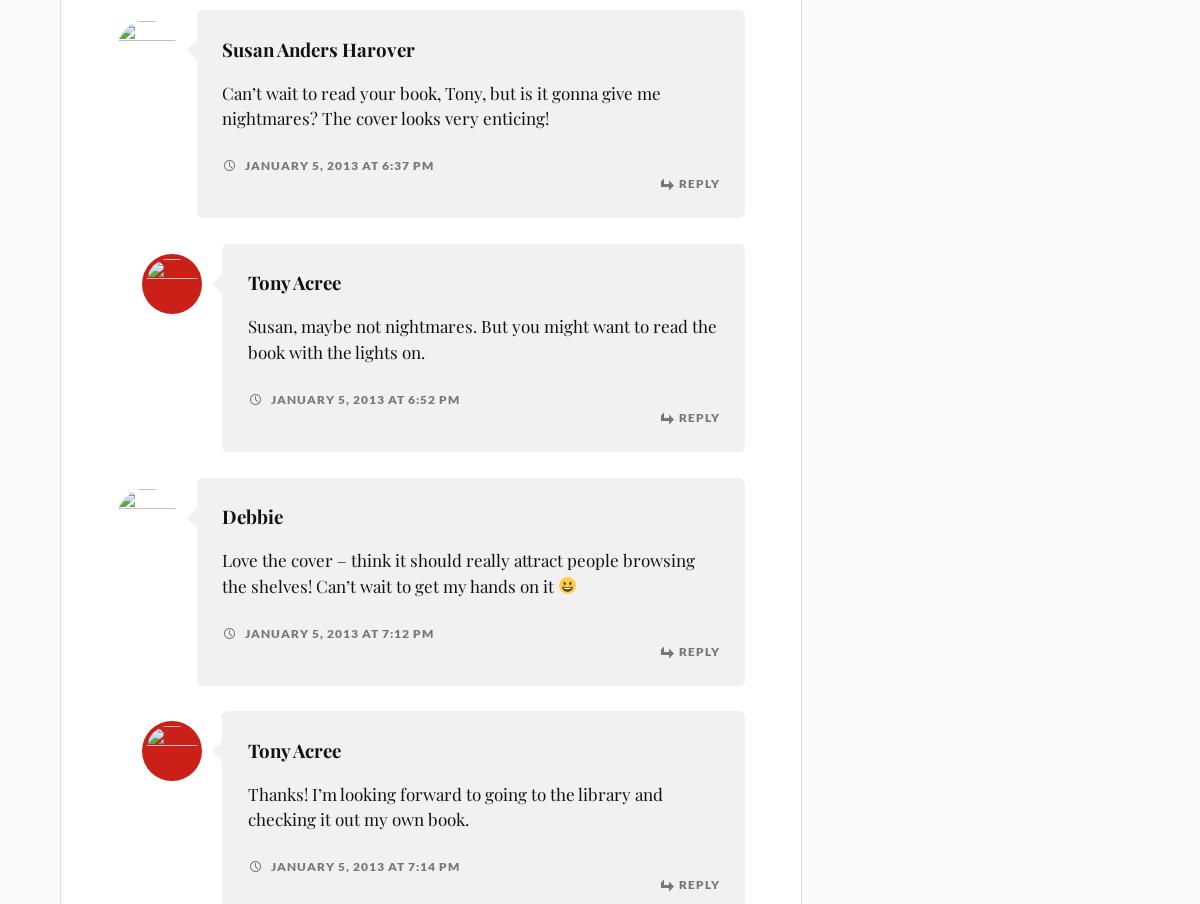  I want to click on 'Can’t wait to read your book, Tony, but is it gonna give me nightmares?  The cover looks very enticing!', so click(441, 105).